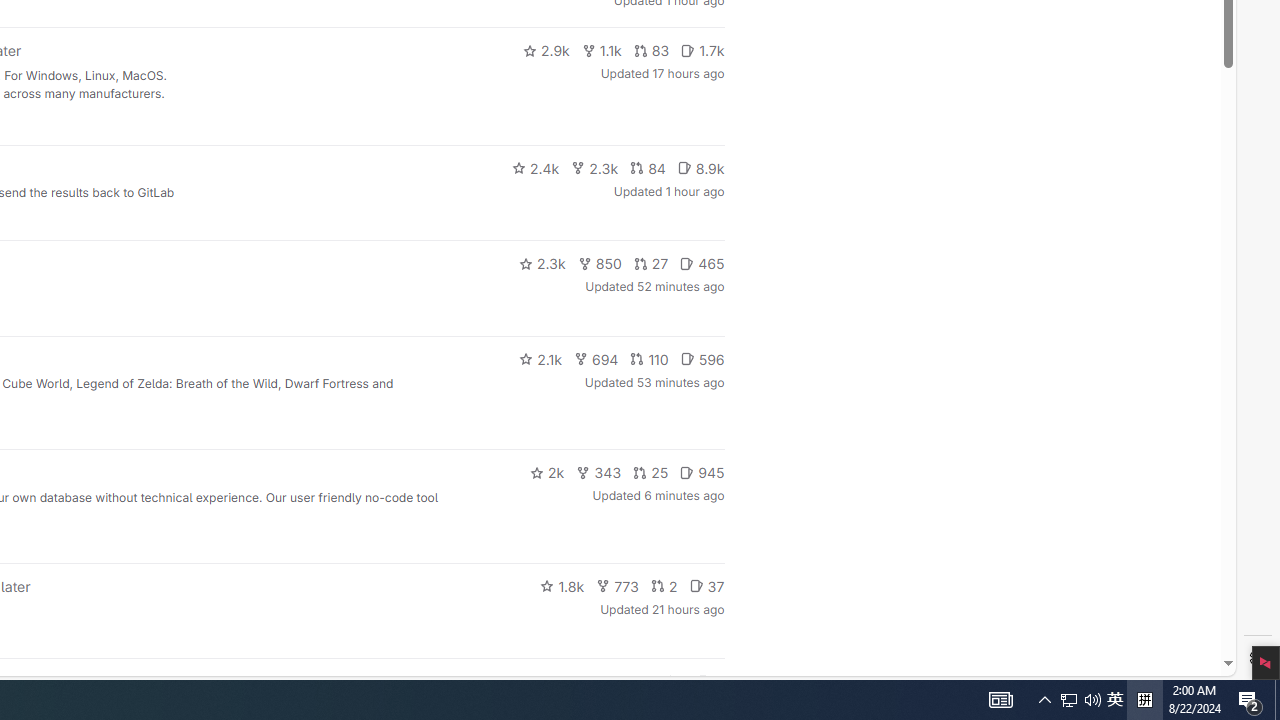  I want to click on '2', so click(664, 585).